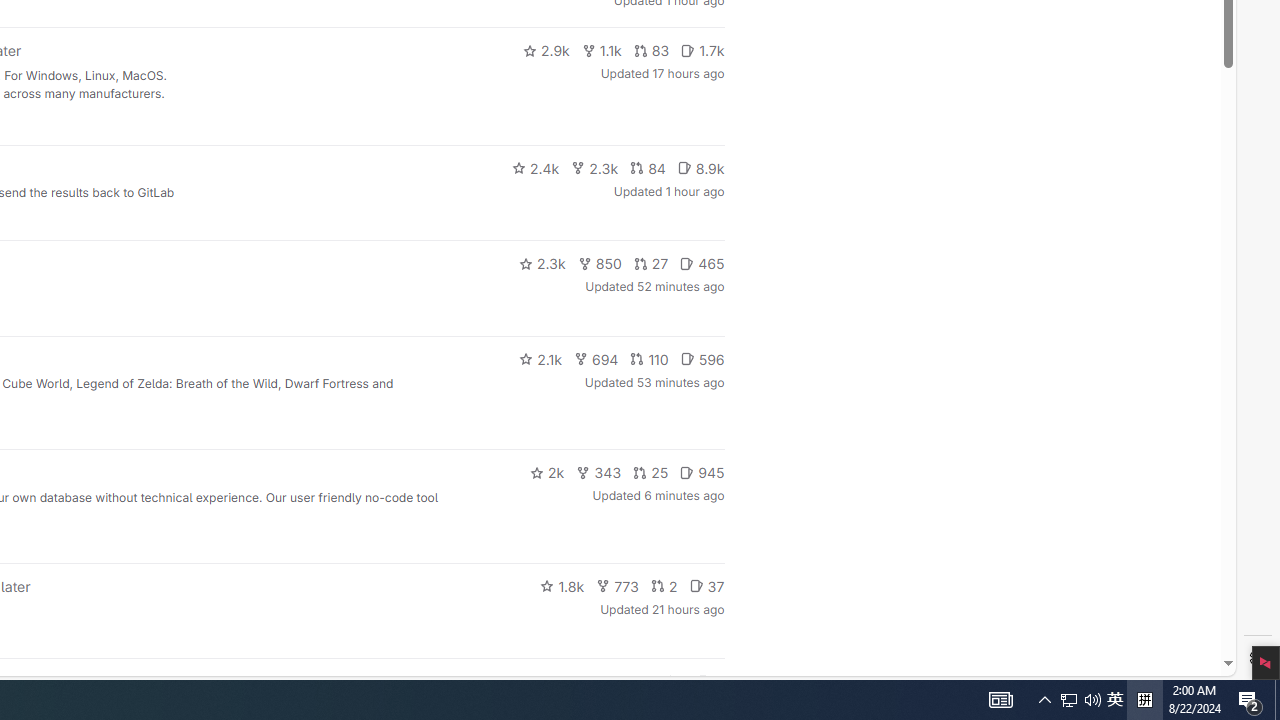  I want to click on '2', so click(664, 585).